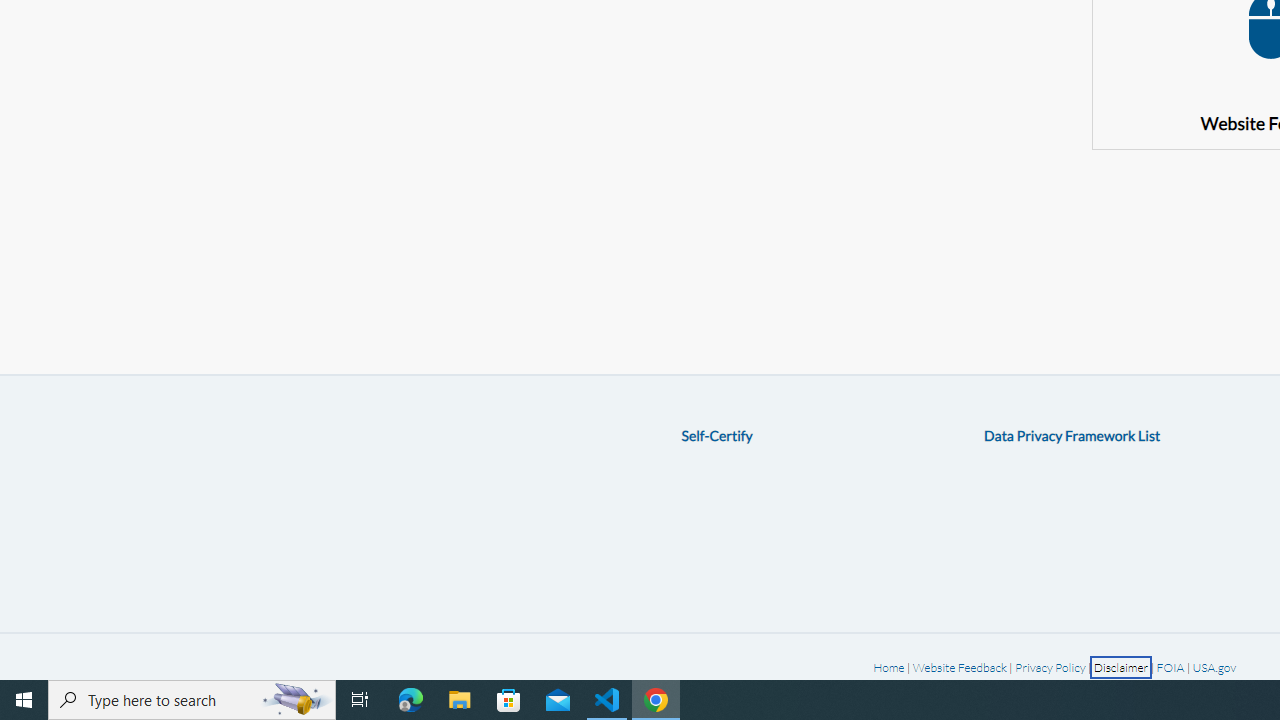 This screenshot has width=1280, height=720. What do you see at coordinates (887, 667) in the screenshot?
I see `'Home'` at bounding box center [887, 667].